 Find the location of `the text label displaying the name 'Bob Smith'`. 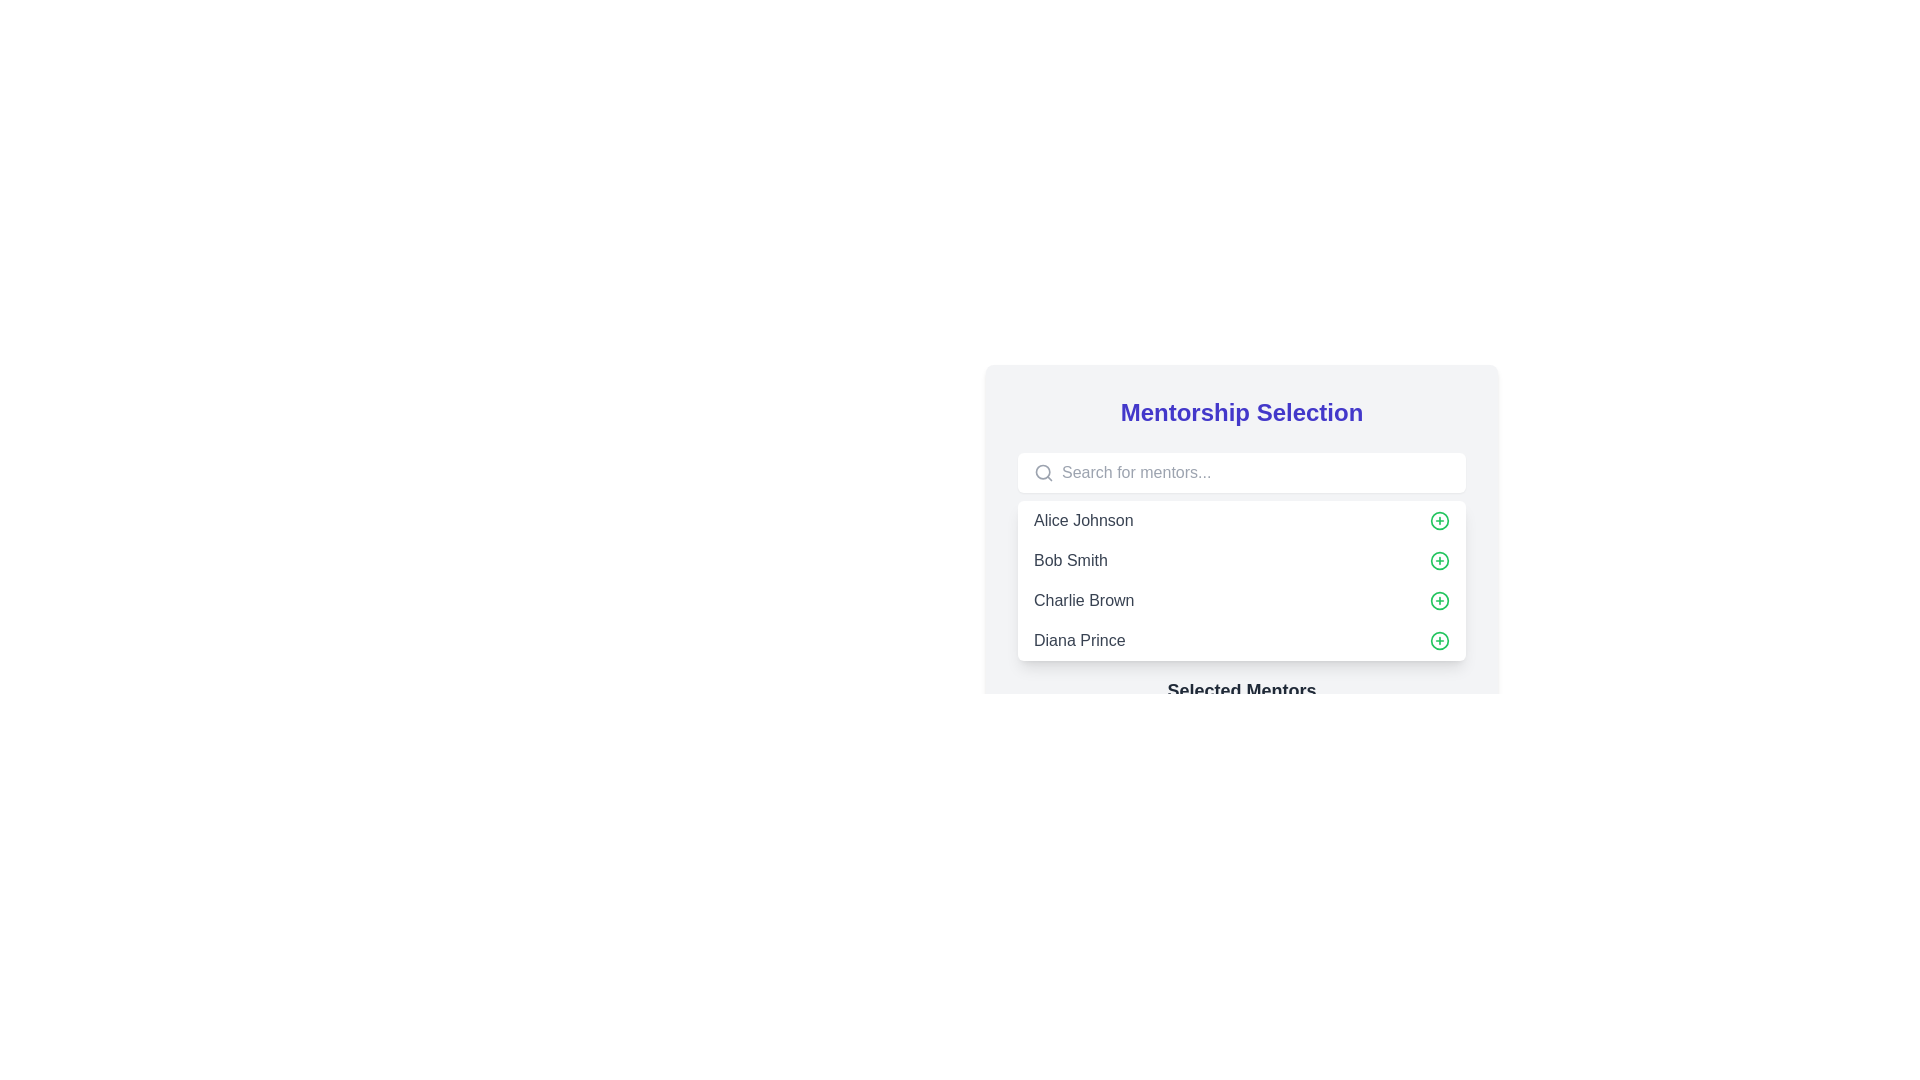

the text label displaying the name 'Bob Smith' is located at coordinates (1069, 560).